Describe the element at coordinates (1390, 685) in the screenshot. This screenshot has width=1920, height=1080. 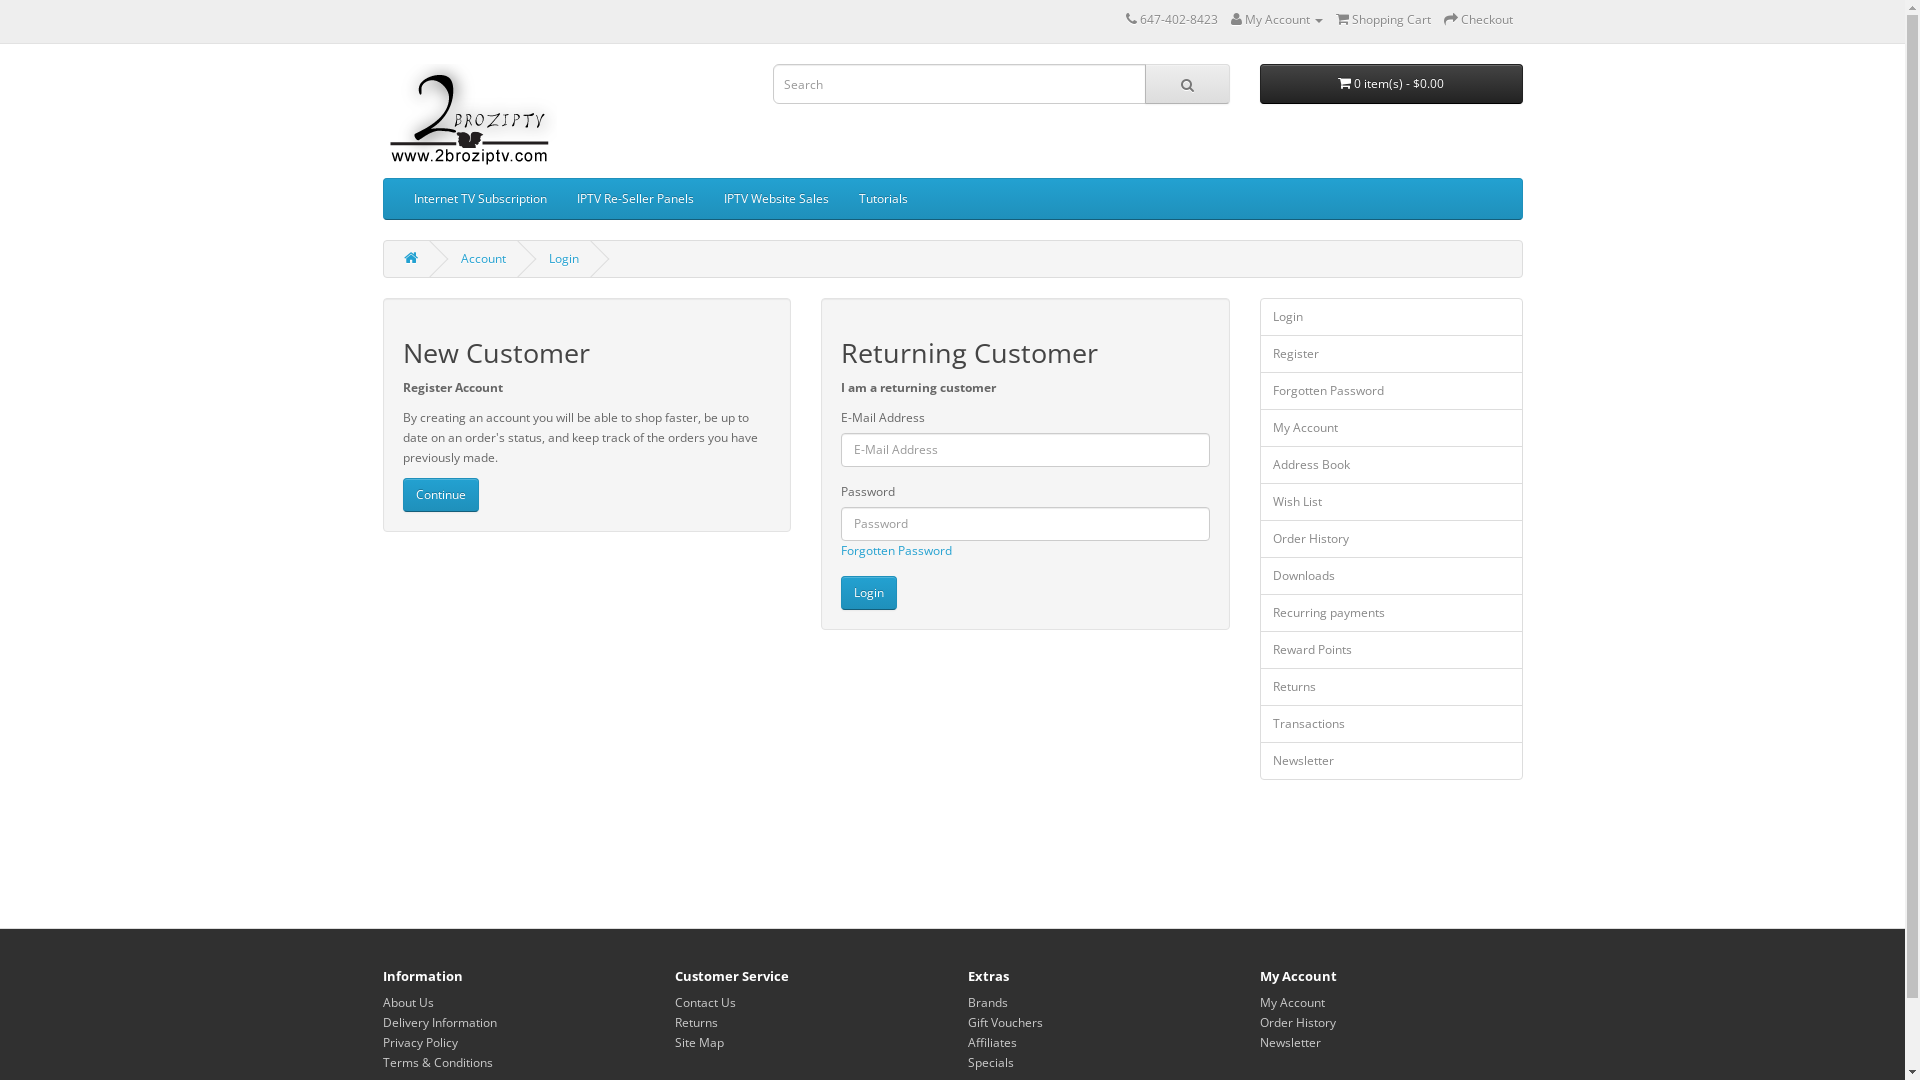
I see `'Returns'` at that location.